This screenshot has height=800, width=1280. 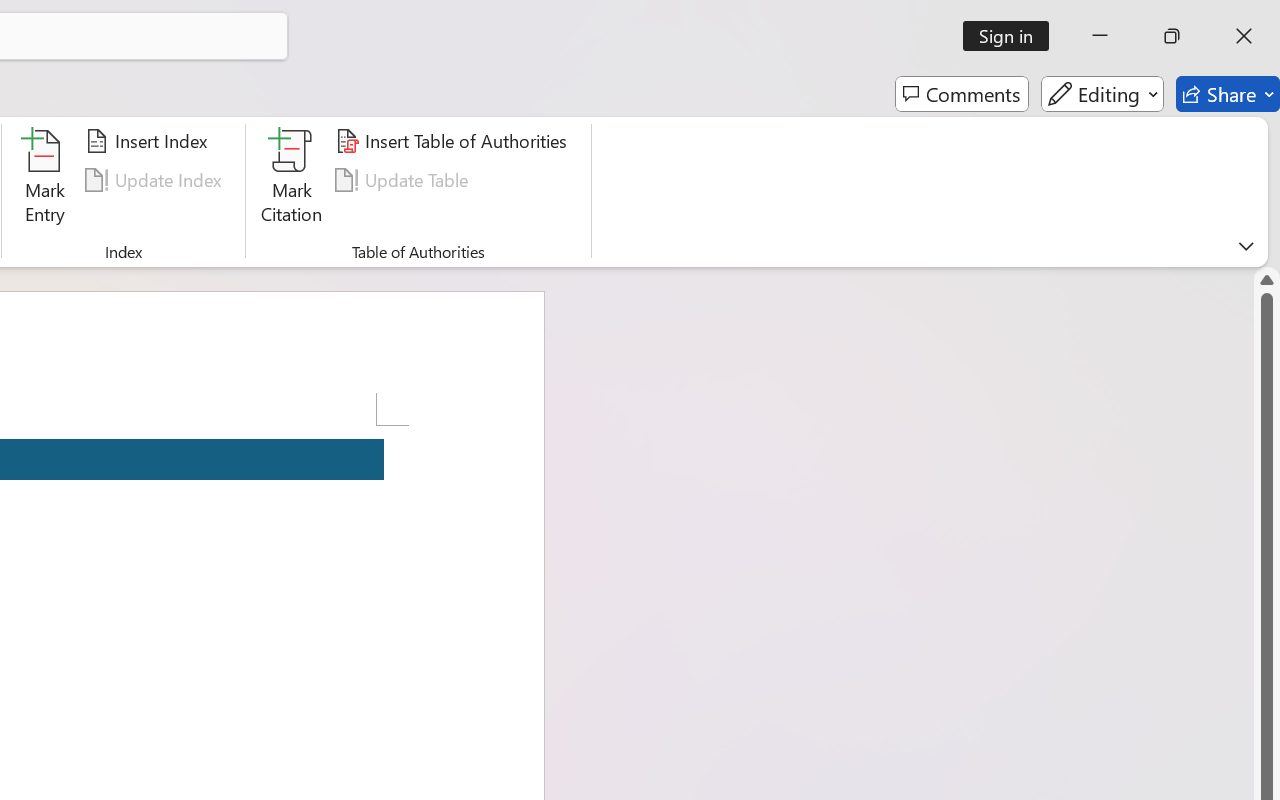 What do you see at coordinates (1101, 94) in the screenshot?
I see `'Editing'` at bounding box center [1101, 94].